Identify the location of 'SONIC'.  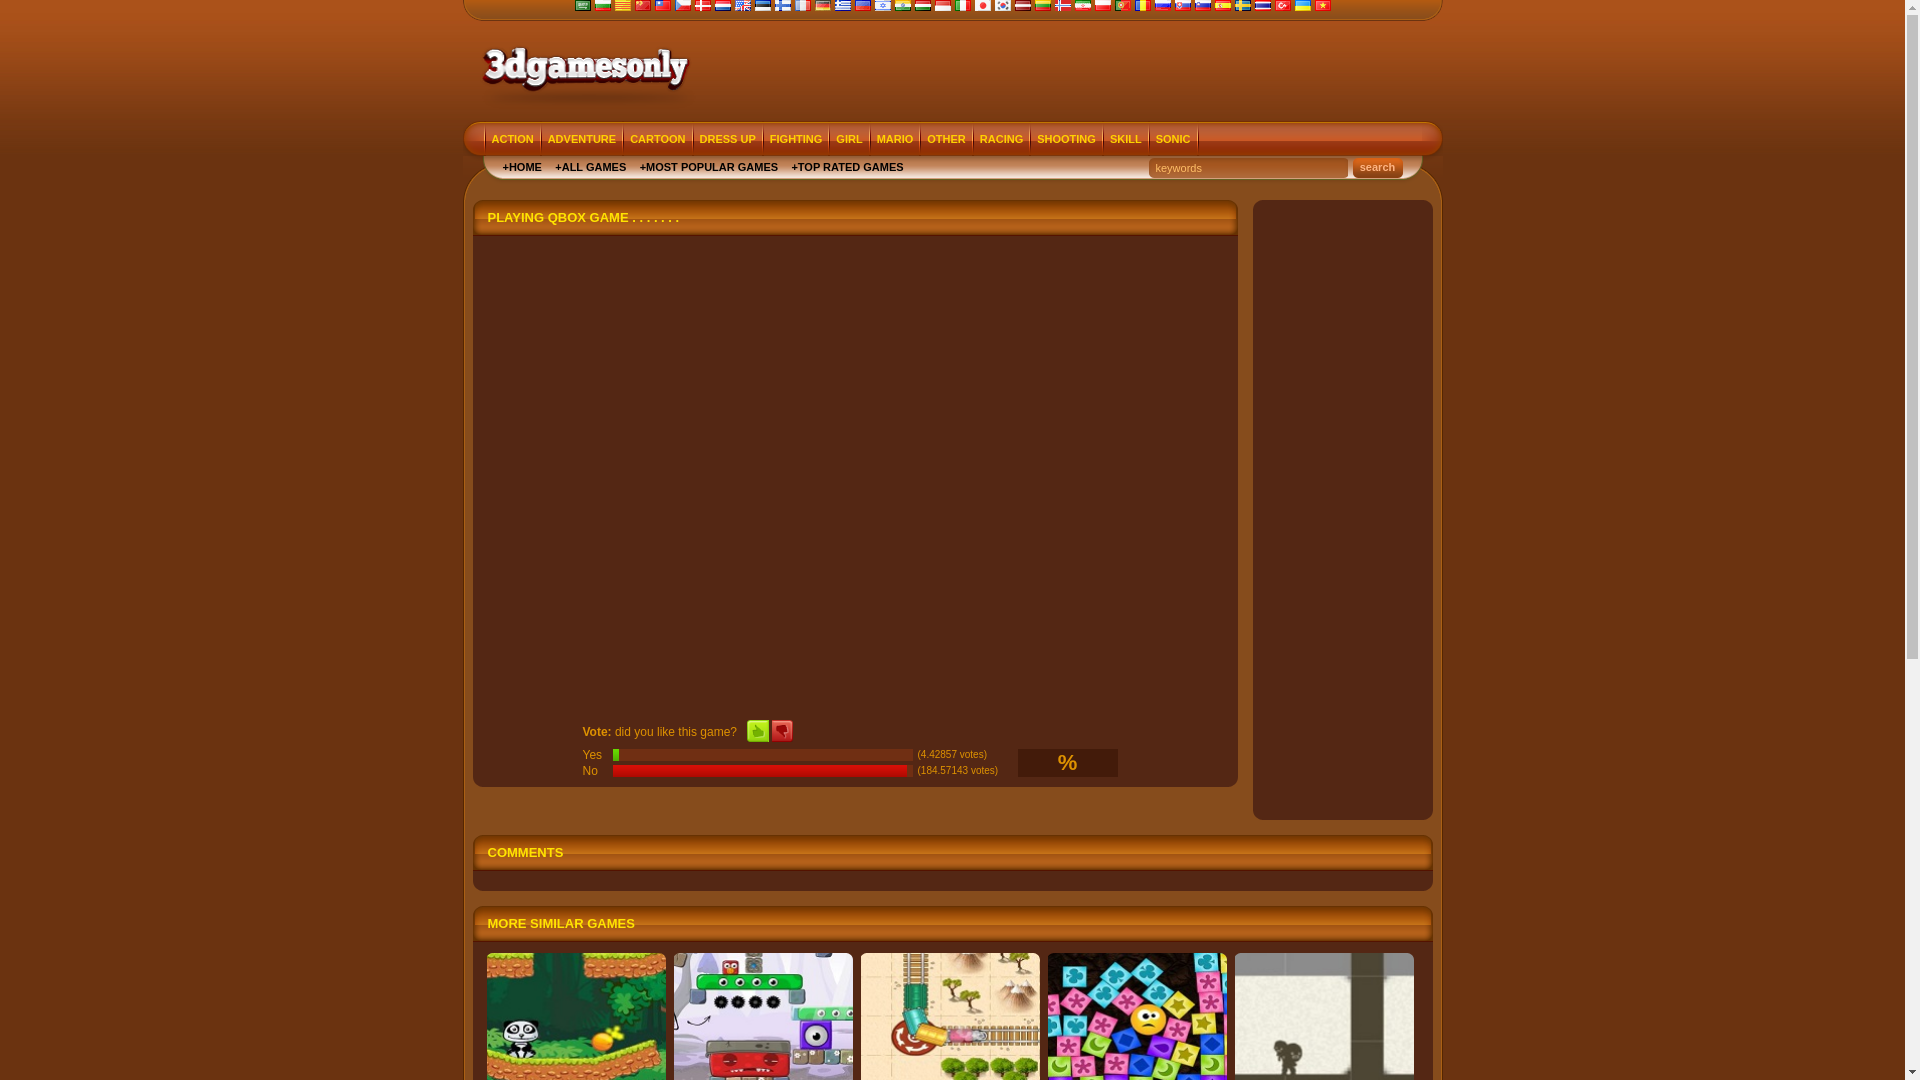
(1173, 138).